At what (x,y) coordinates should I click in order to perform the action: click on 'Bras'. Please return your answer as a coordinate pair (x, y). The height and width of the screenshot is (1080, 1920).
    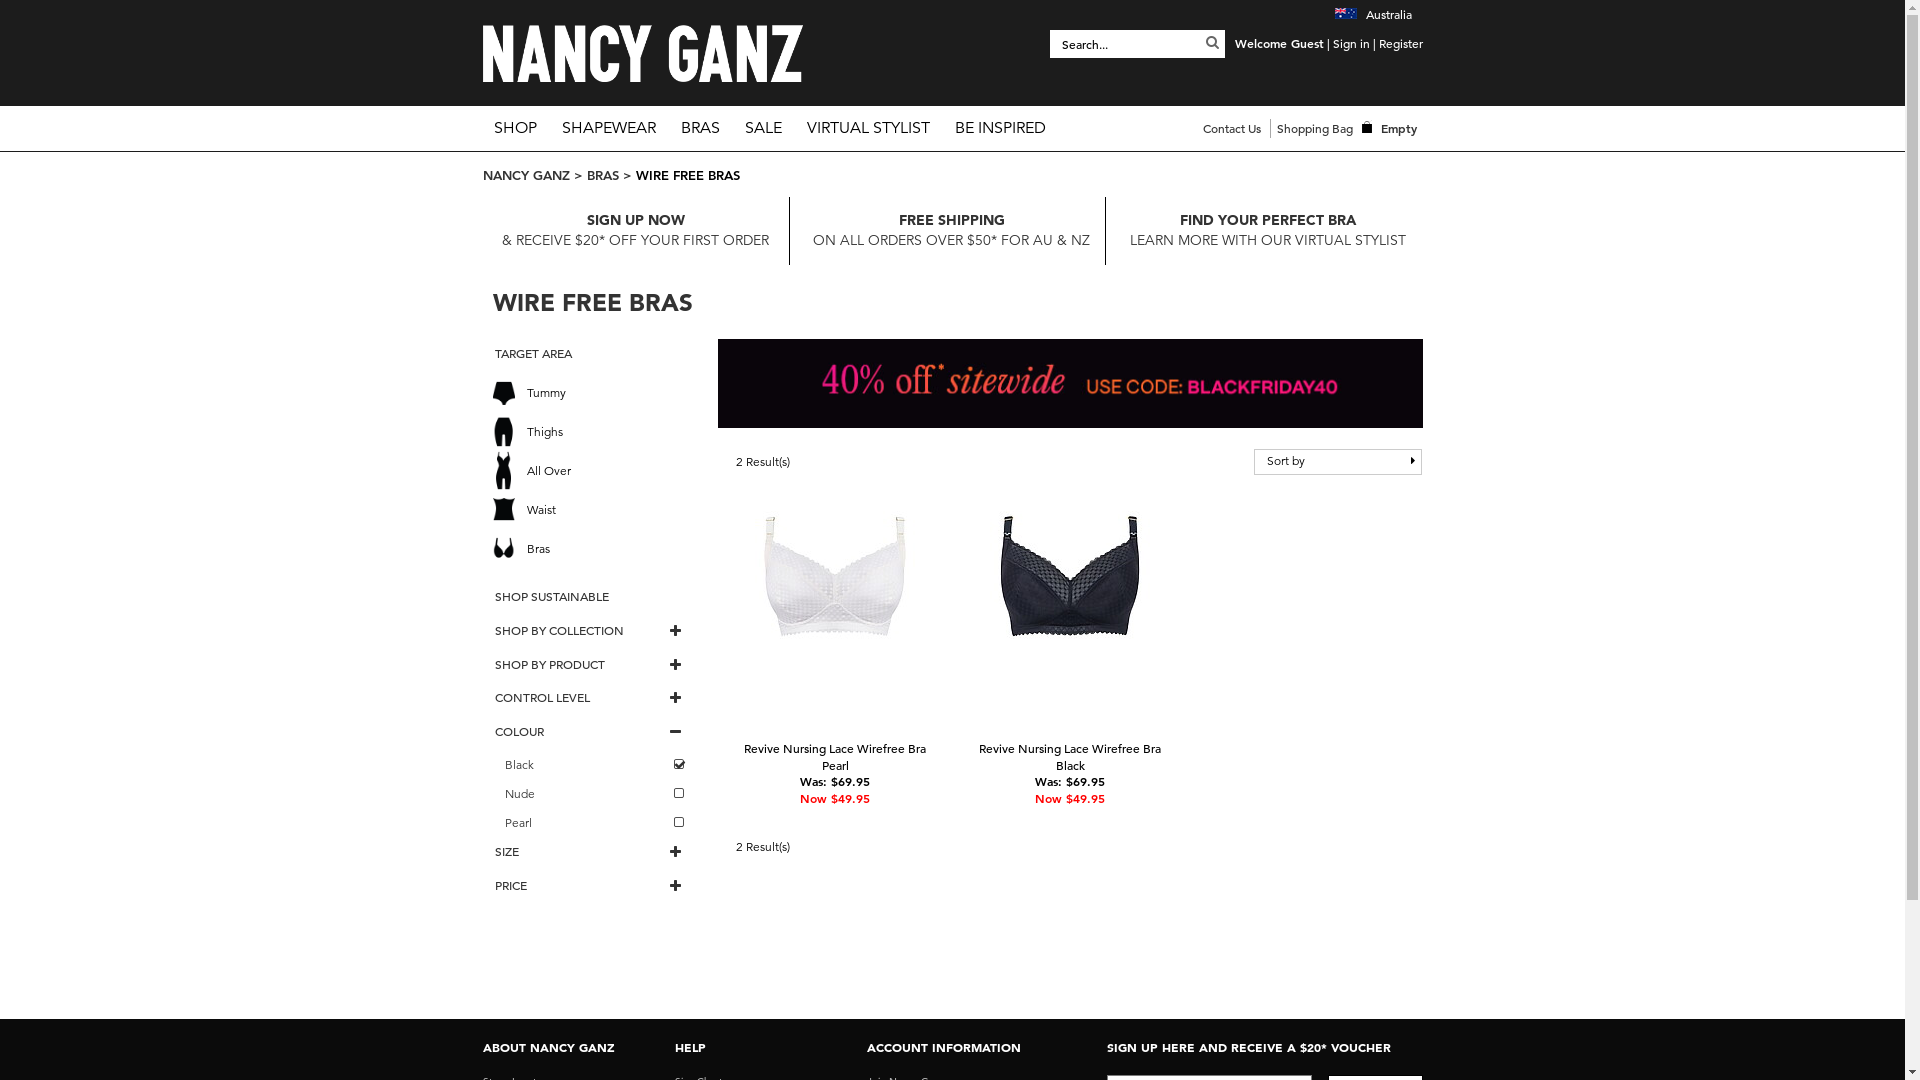
    Looking at the image, I should click on (593, 548).